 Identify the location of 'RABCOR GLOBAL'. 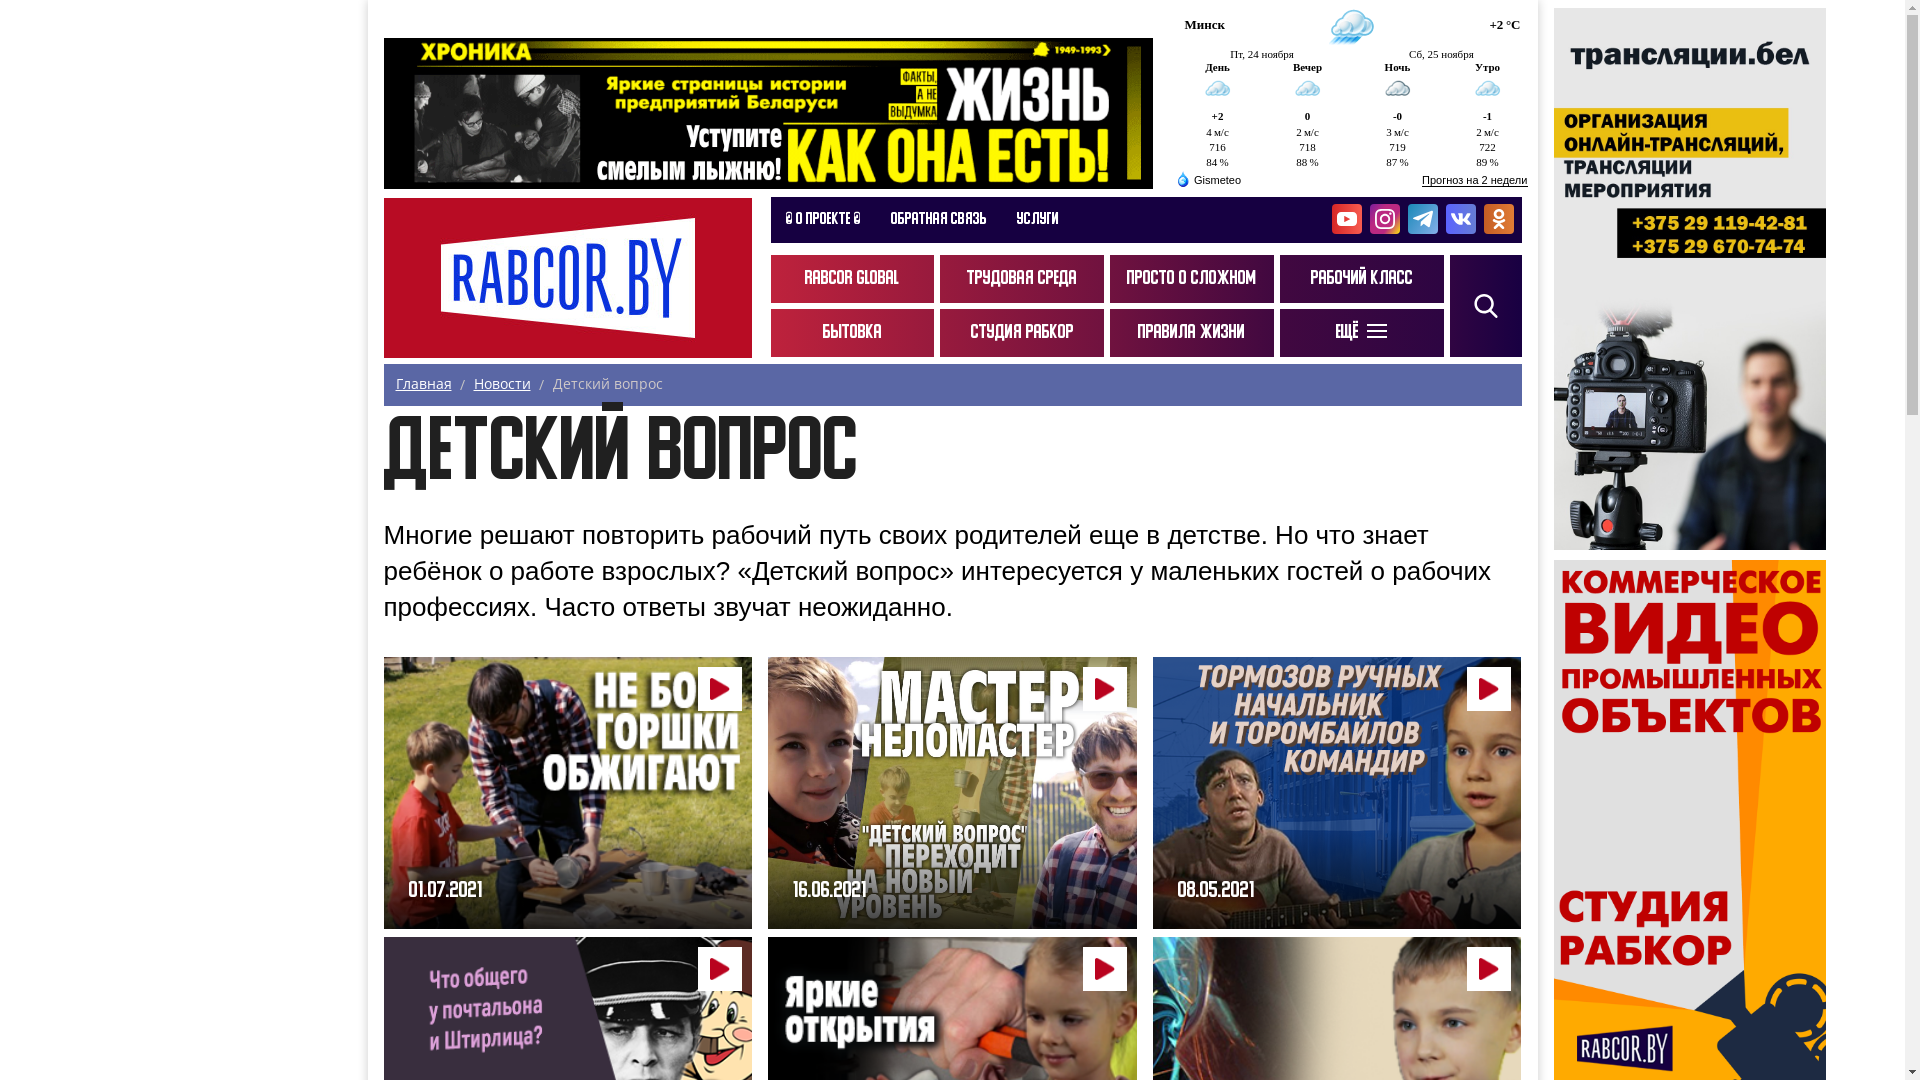
(851, 278).